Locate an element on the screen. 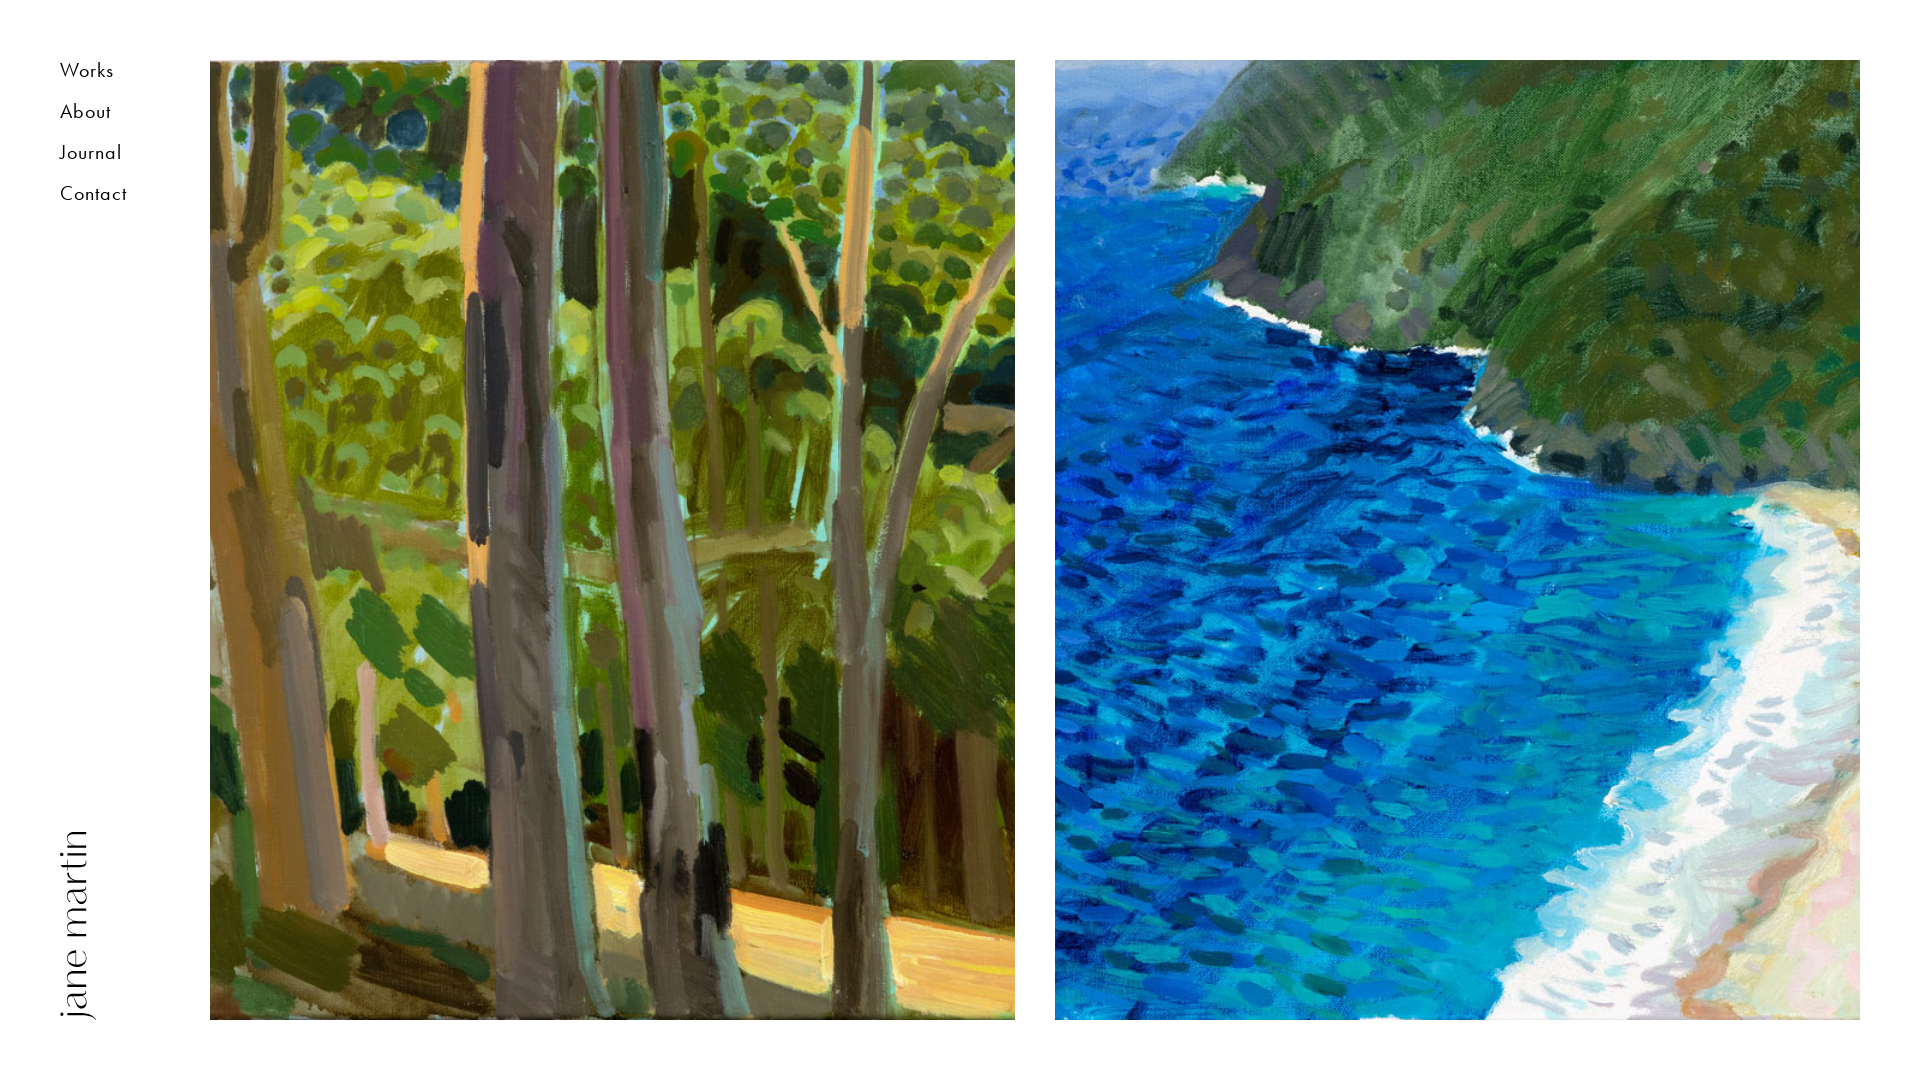 This screenshot has height=1080, width=1920. 'Works' is located at coordinates (104, 75).